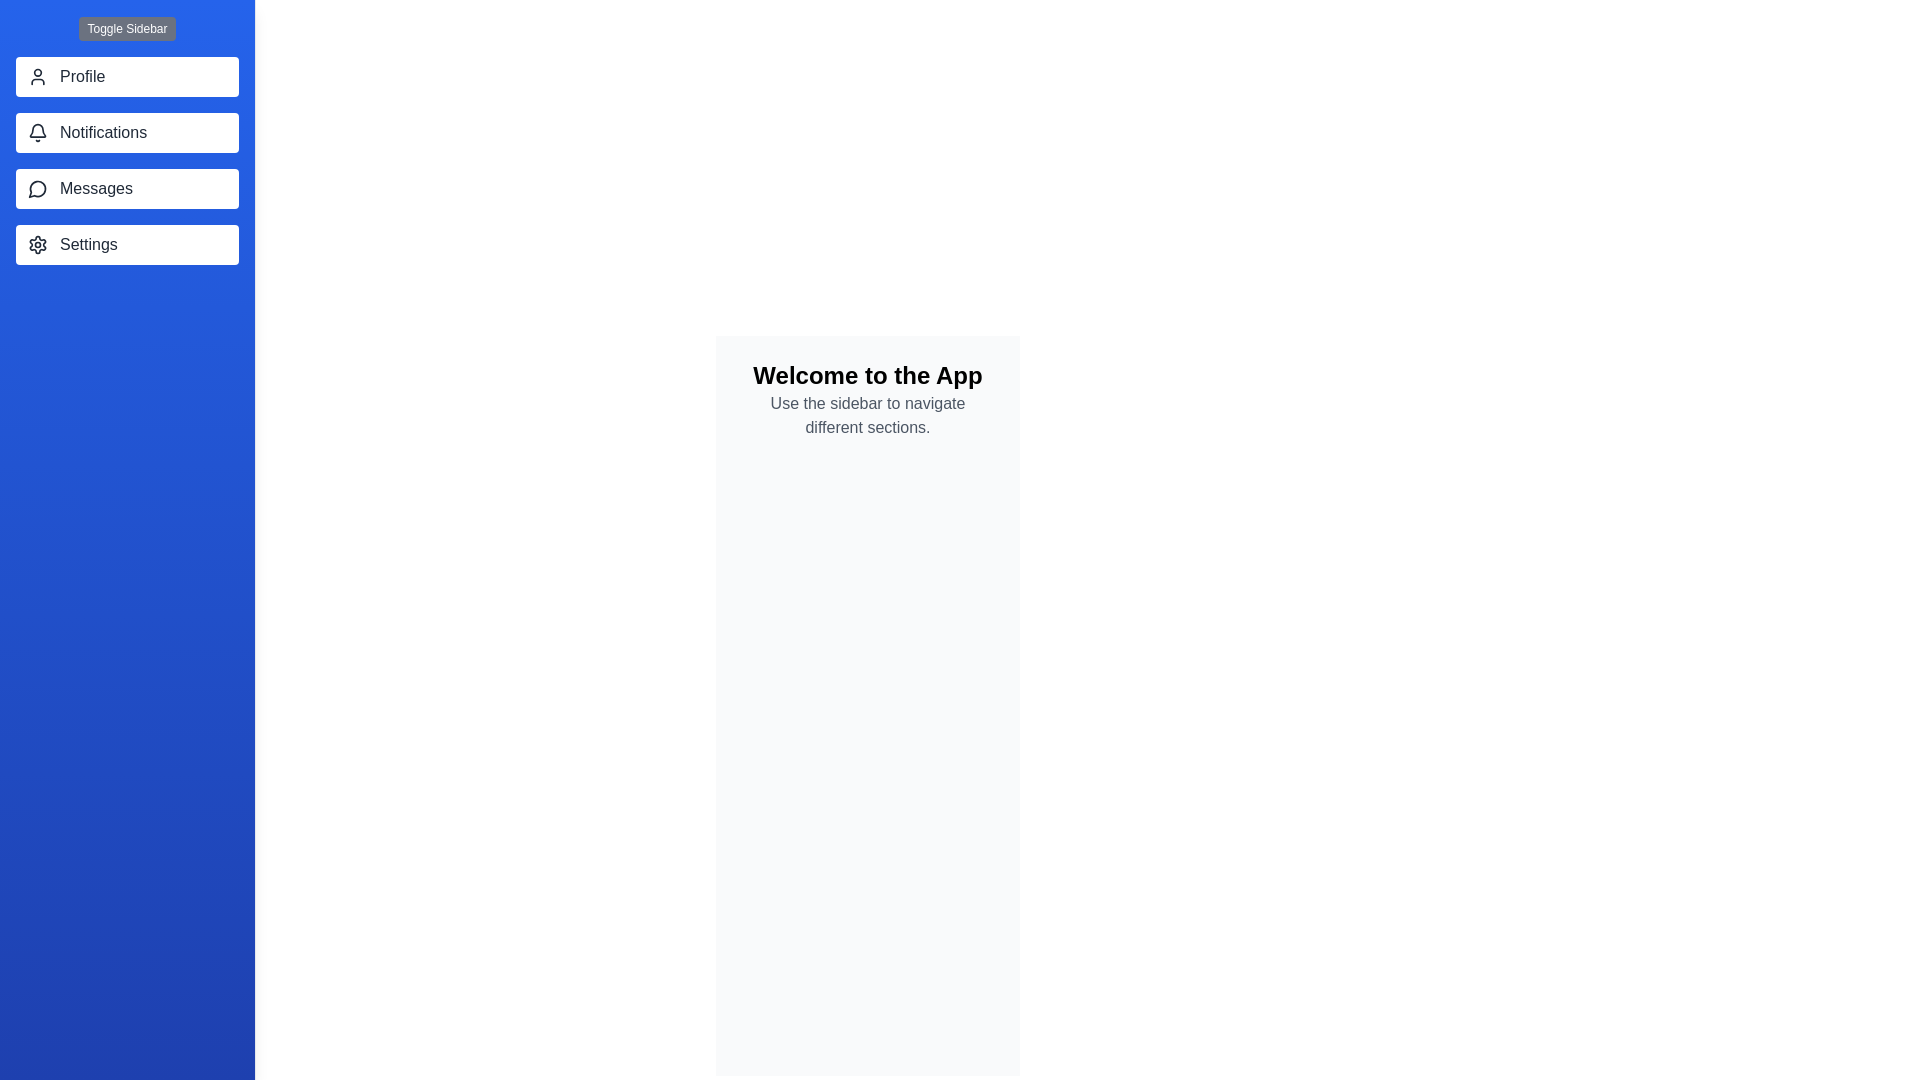 The image size is (1920, 1080). Describe the element at coordinates (126, 132) in the screenshot. I see `the sidebar button labeled 'Notifications' to observe visual feedback` at that location.